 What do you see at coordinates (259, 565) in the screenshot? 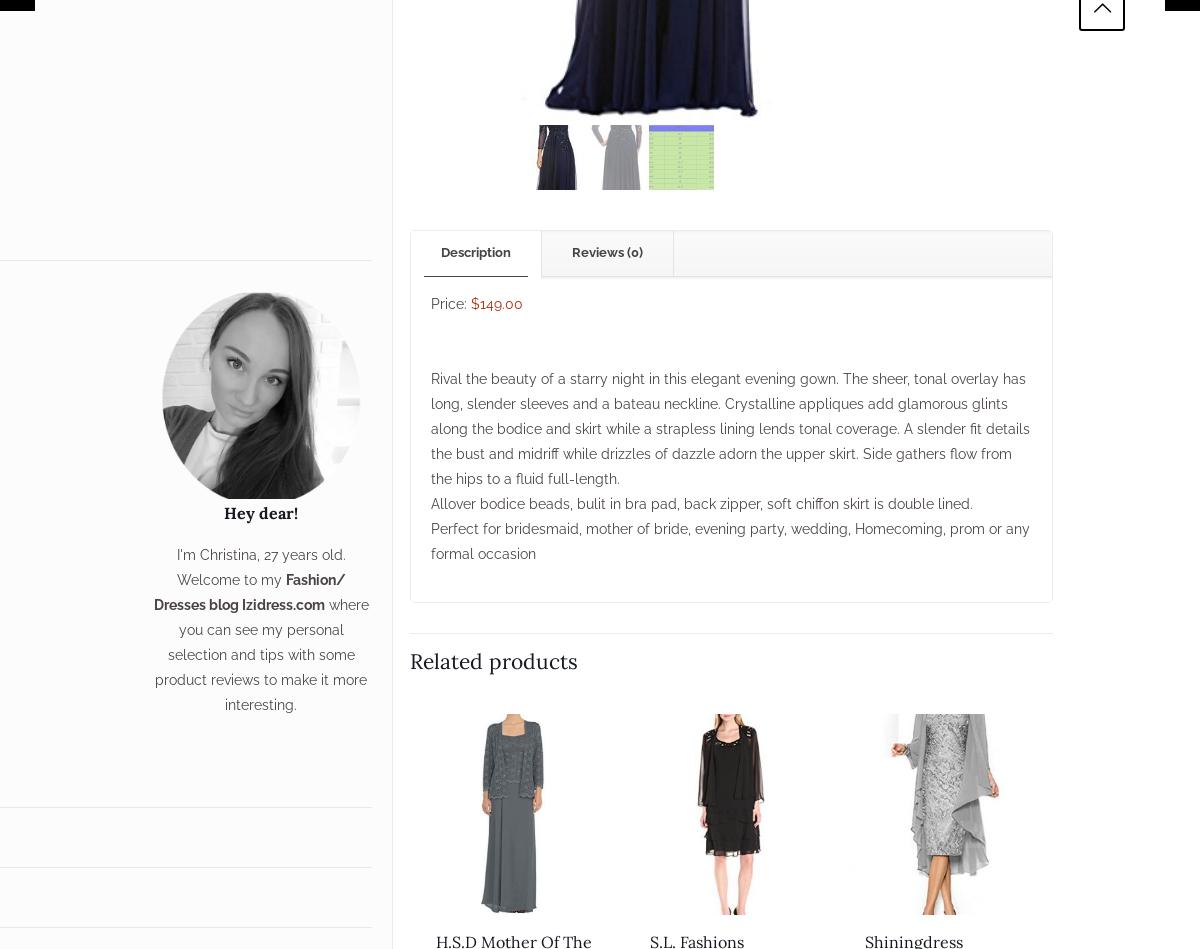
I see `'I'm Christina, 27 years old.
Welcome to my'` at bounding box center [259, 565].